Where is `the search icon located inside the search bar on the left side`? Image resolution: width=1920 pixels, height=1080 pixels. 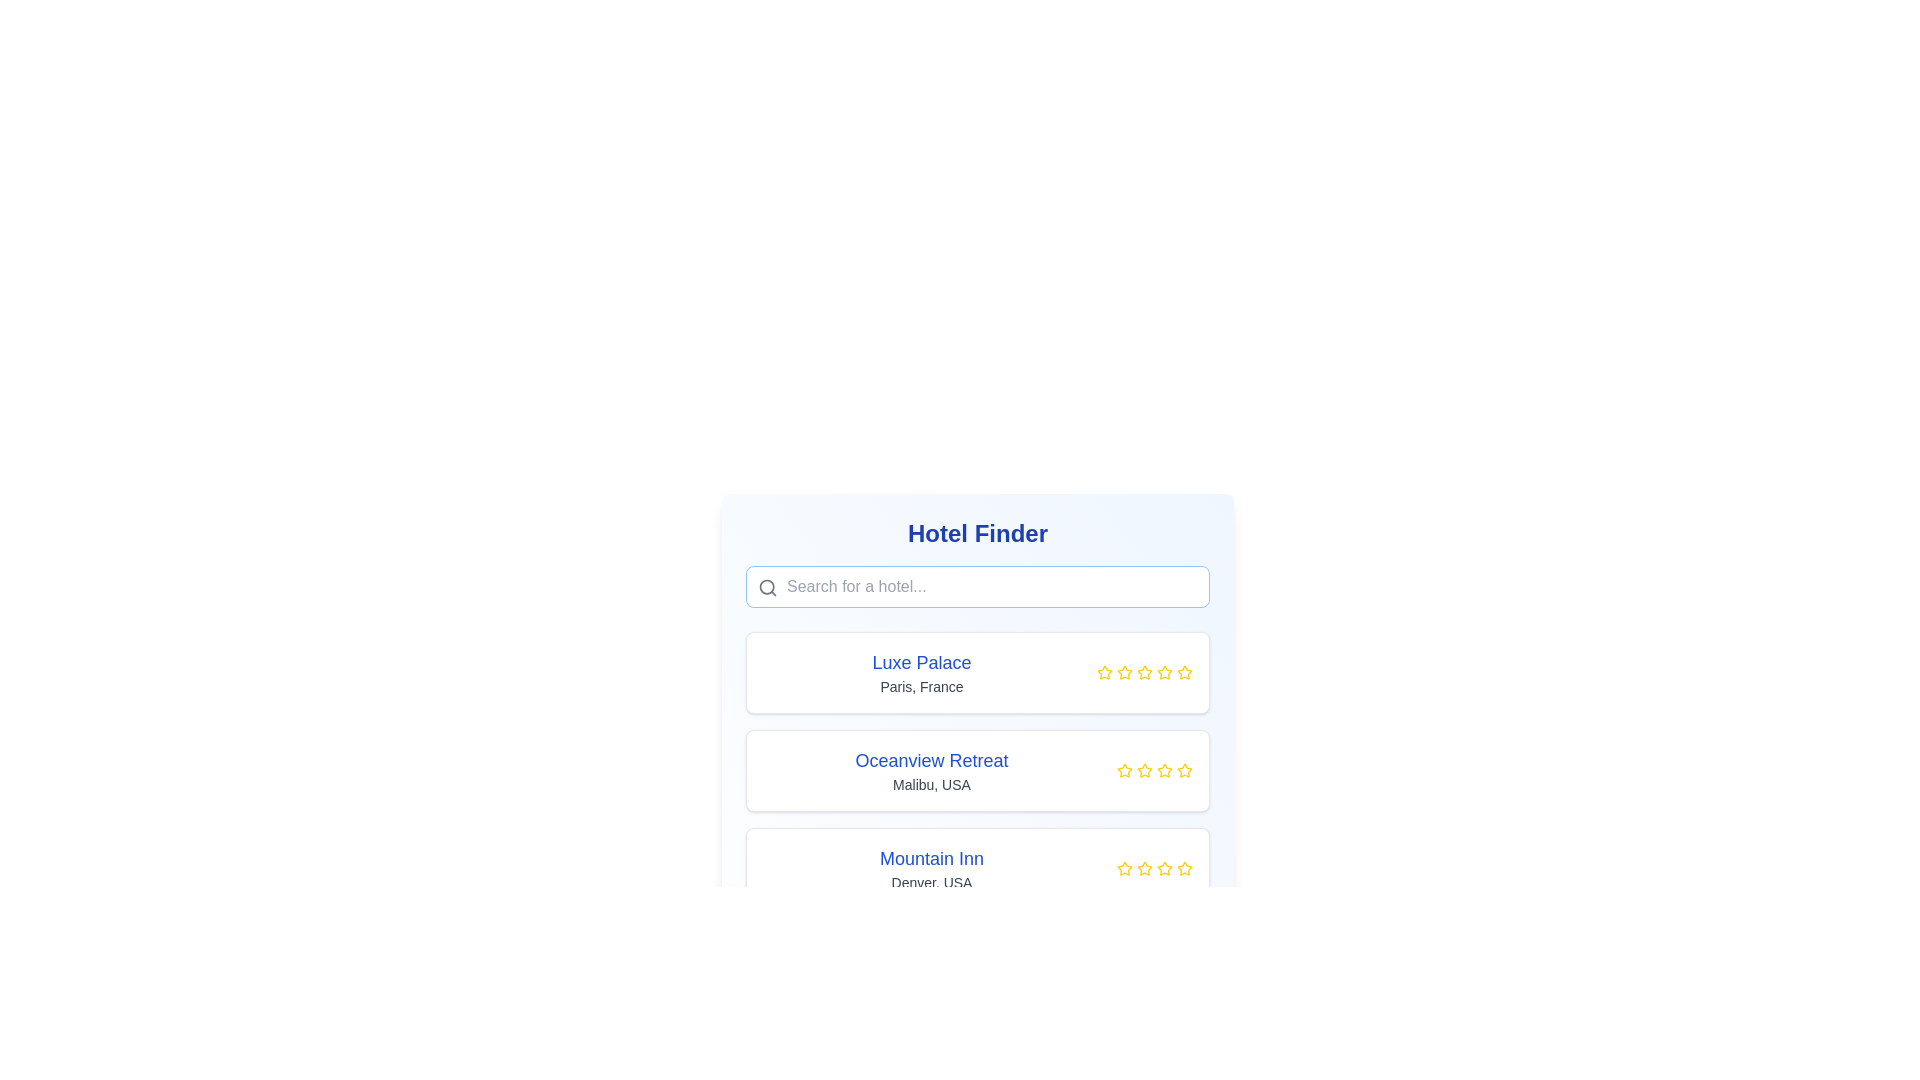 the search icon located inside the search bar on the left side is located at coordinates (767, 586).